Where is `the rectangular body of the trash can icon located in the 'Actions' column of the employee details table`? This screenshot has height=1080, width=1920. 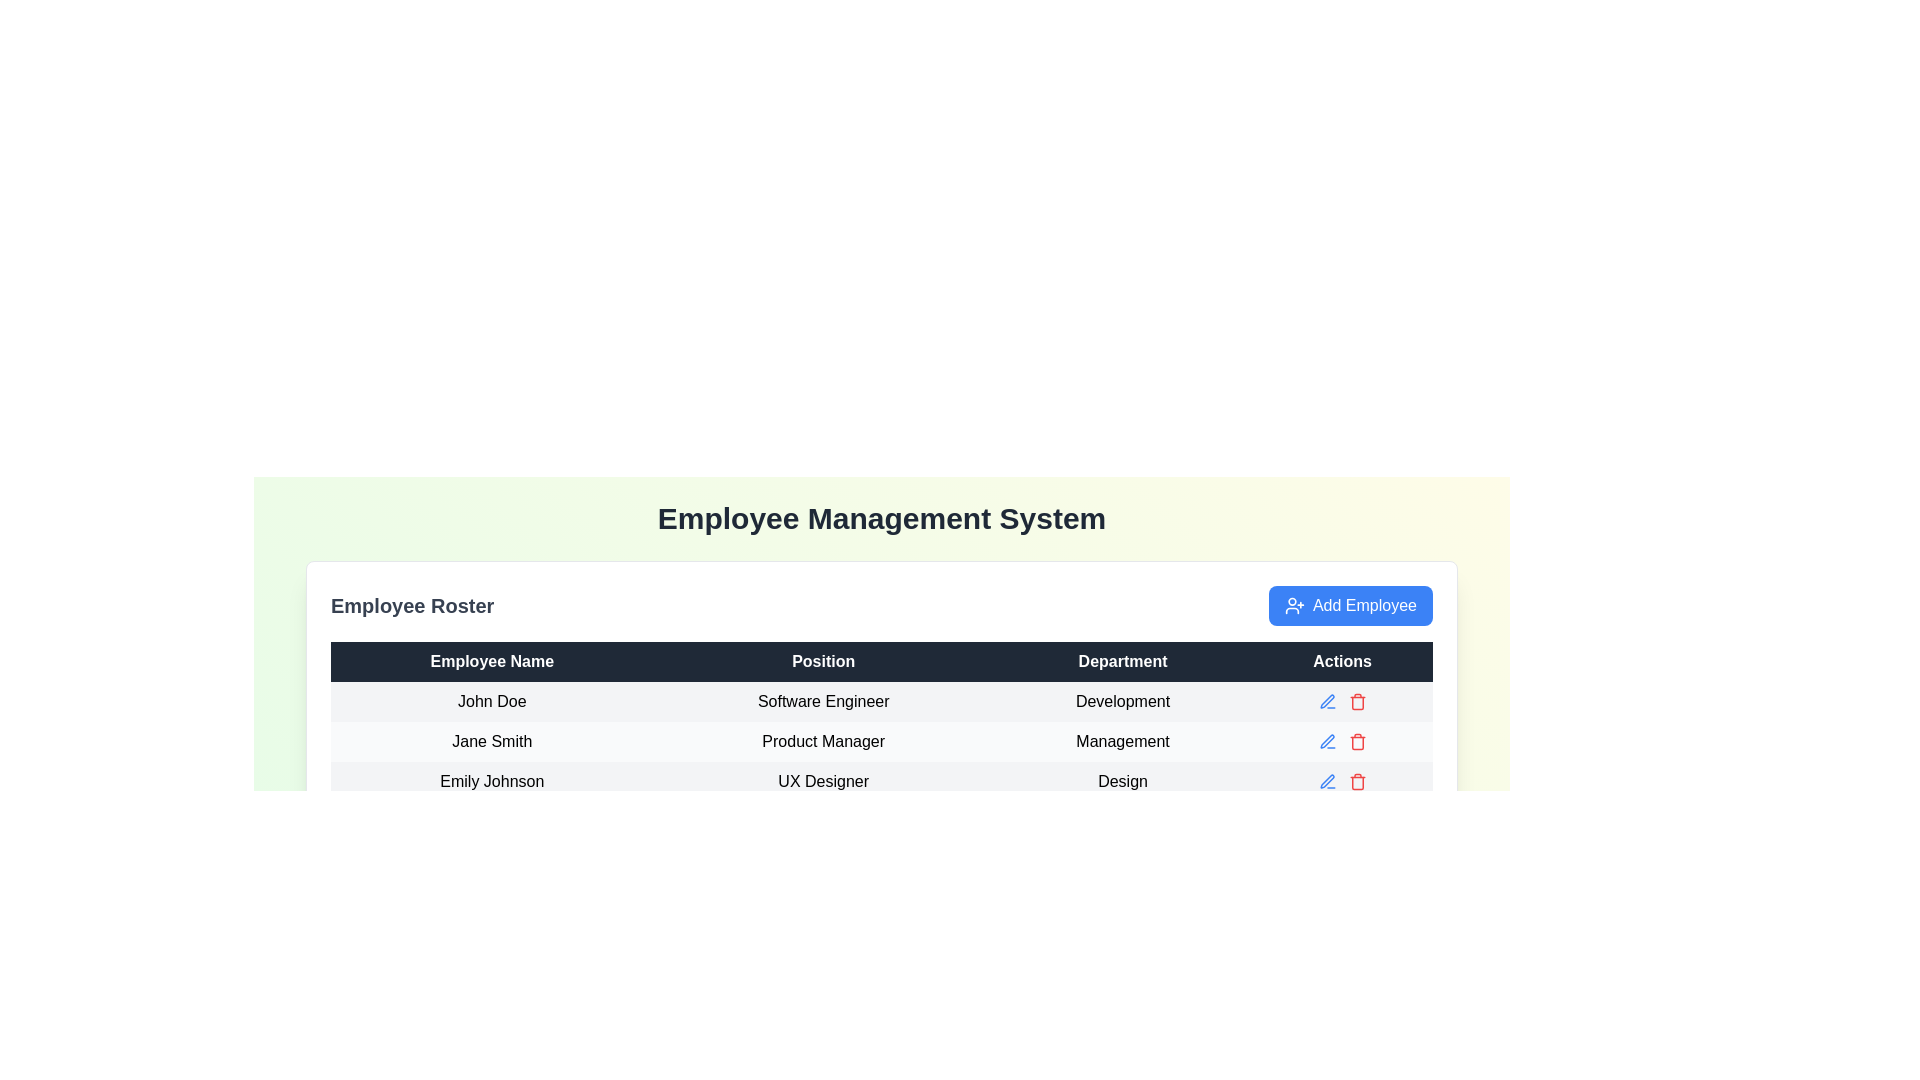 the rectangular body of the trash can icon located in the 'Actions' column of the employee details table is located at coordinates (1357, 743).